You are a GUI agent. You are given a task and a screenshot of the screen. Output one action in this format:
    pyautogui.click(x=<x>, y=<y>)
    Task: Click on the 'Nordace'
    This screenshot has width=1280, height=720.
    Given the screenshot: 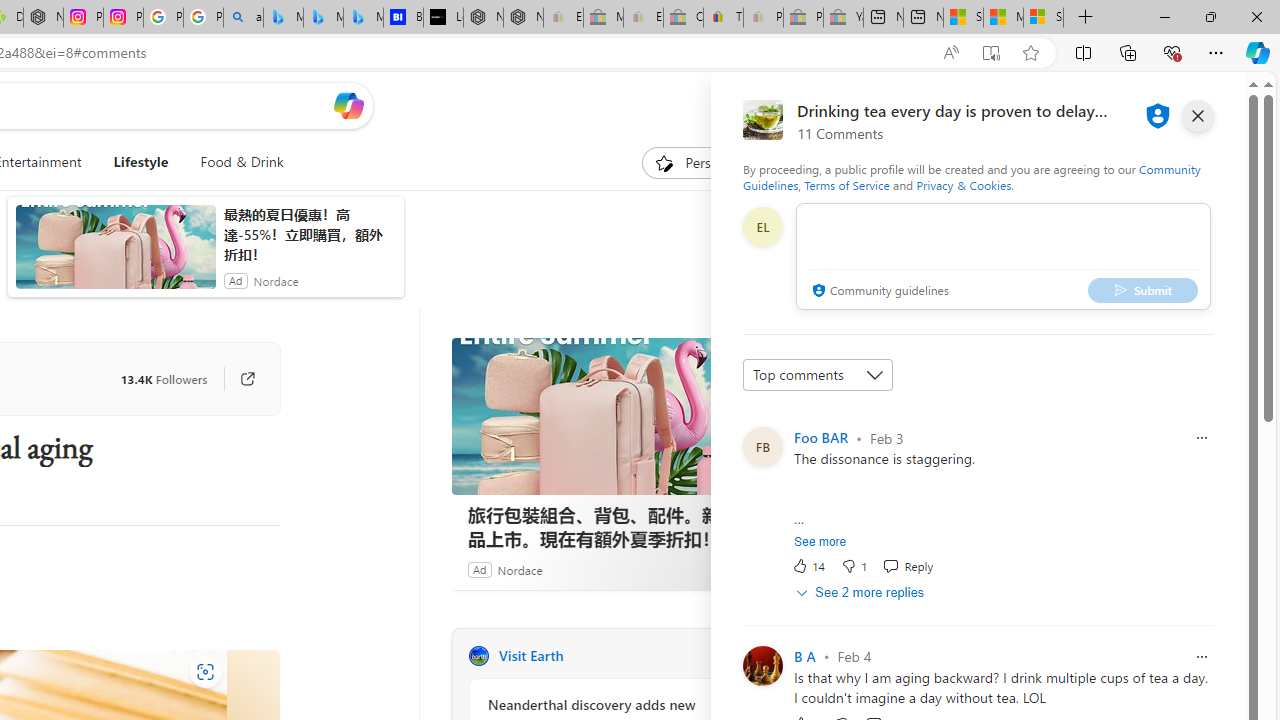 What is the action you would take?
    pyautogui.click(x=519, y=569)
    